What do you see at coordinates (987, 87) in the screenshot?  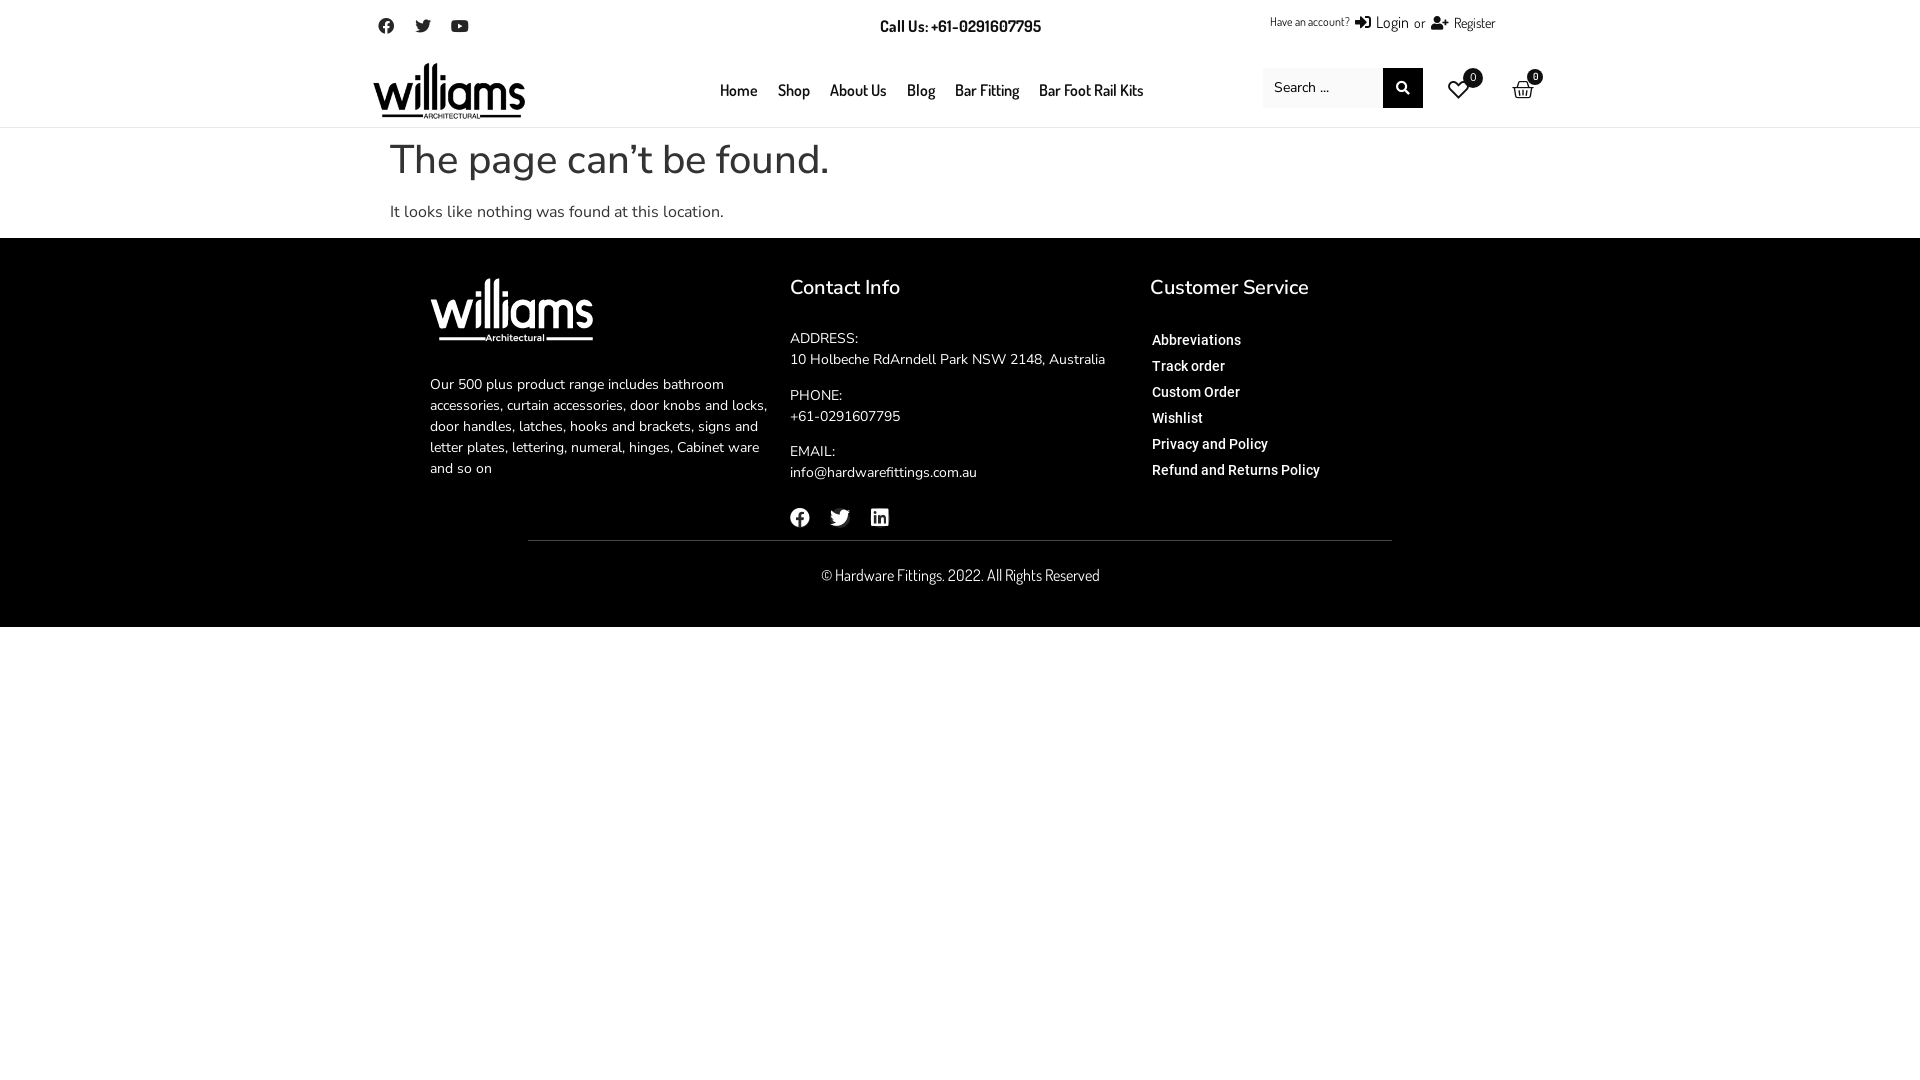 I see `'Bar Fitting'` at bounding box center [987, 87].